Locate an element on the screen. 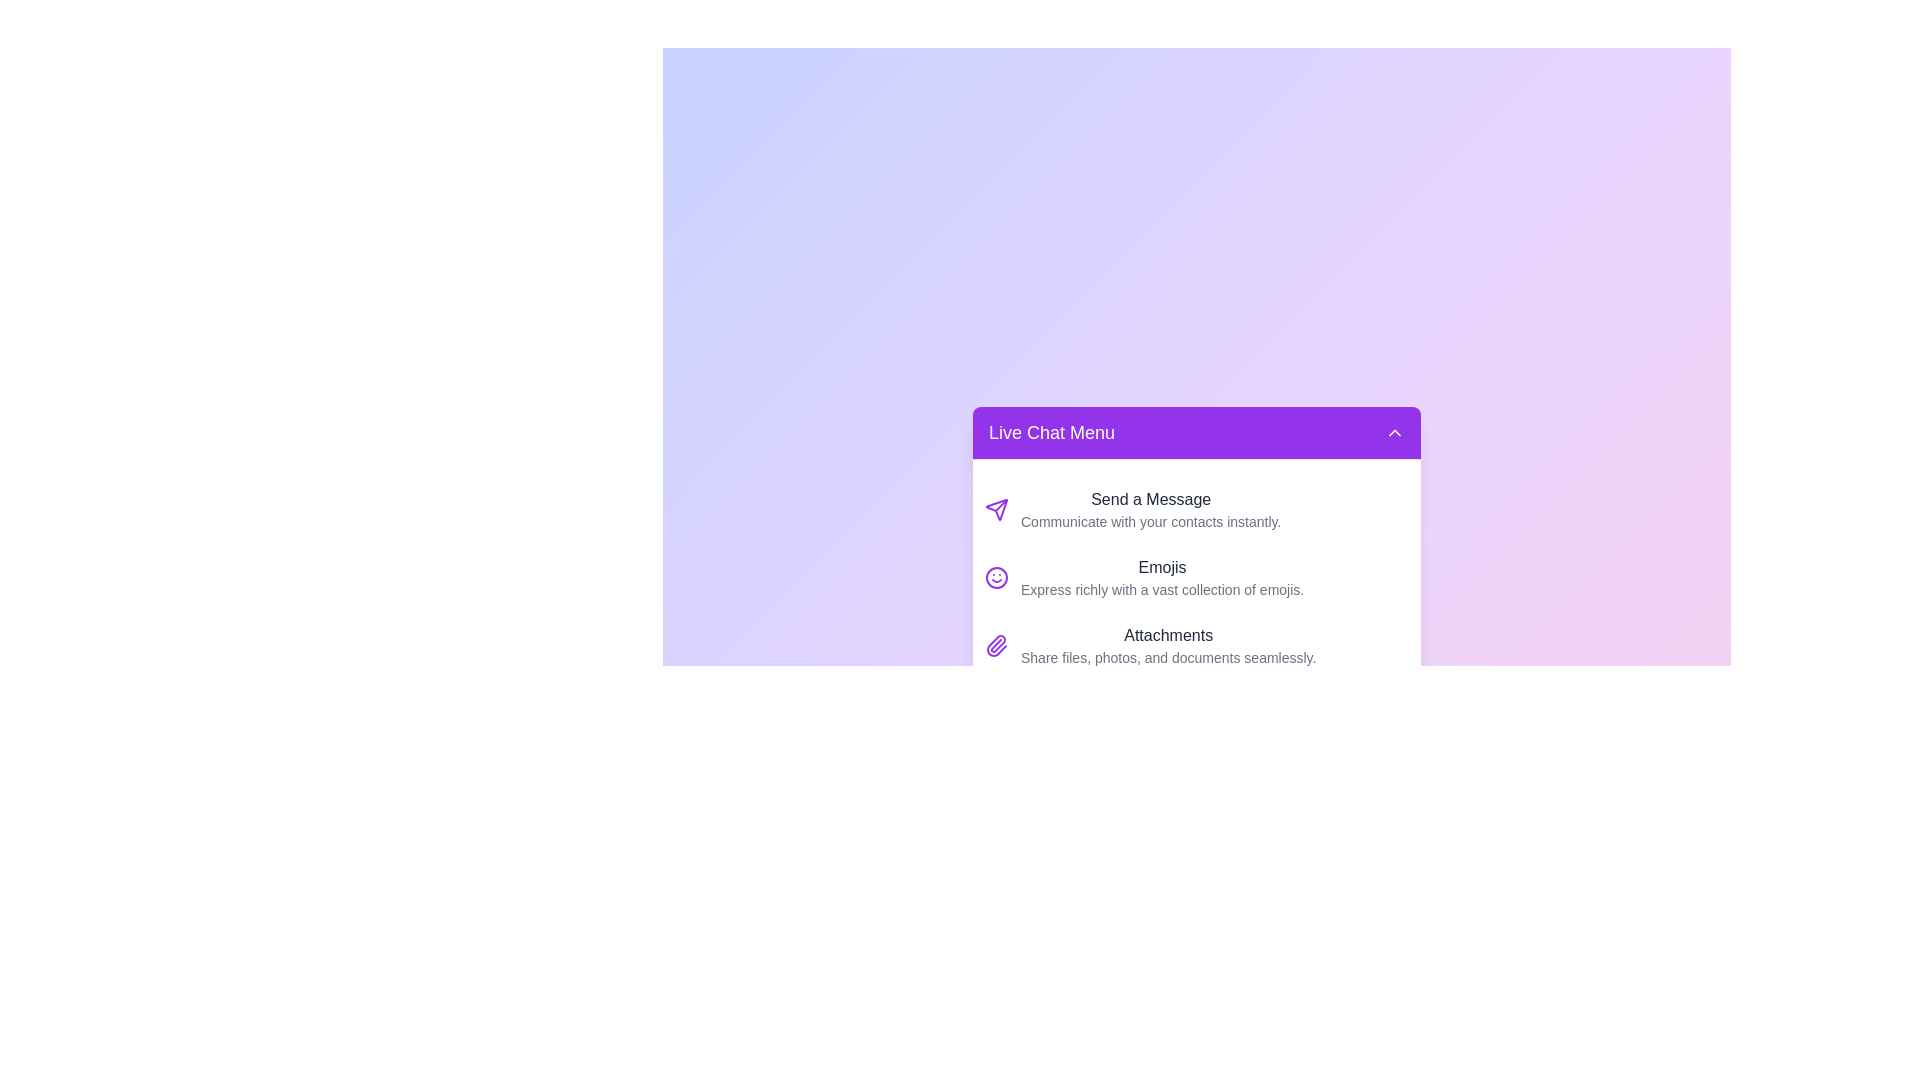  the menu item corresponding to Send a Message is located at coordinates (1196, 508).